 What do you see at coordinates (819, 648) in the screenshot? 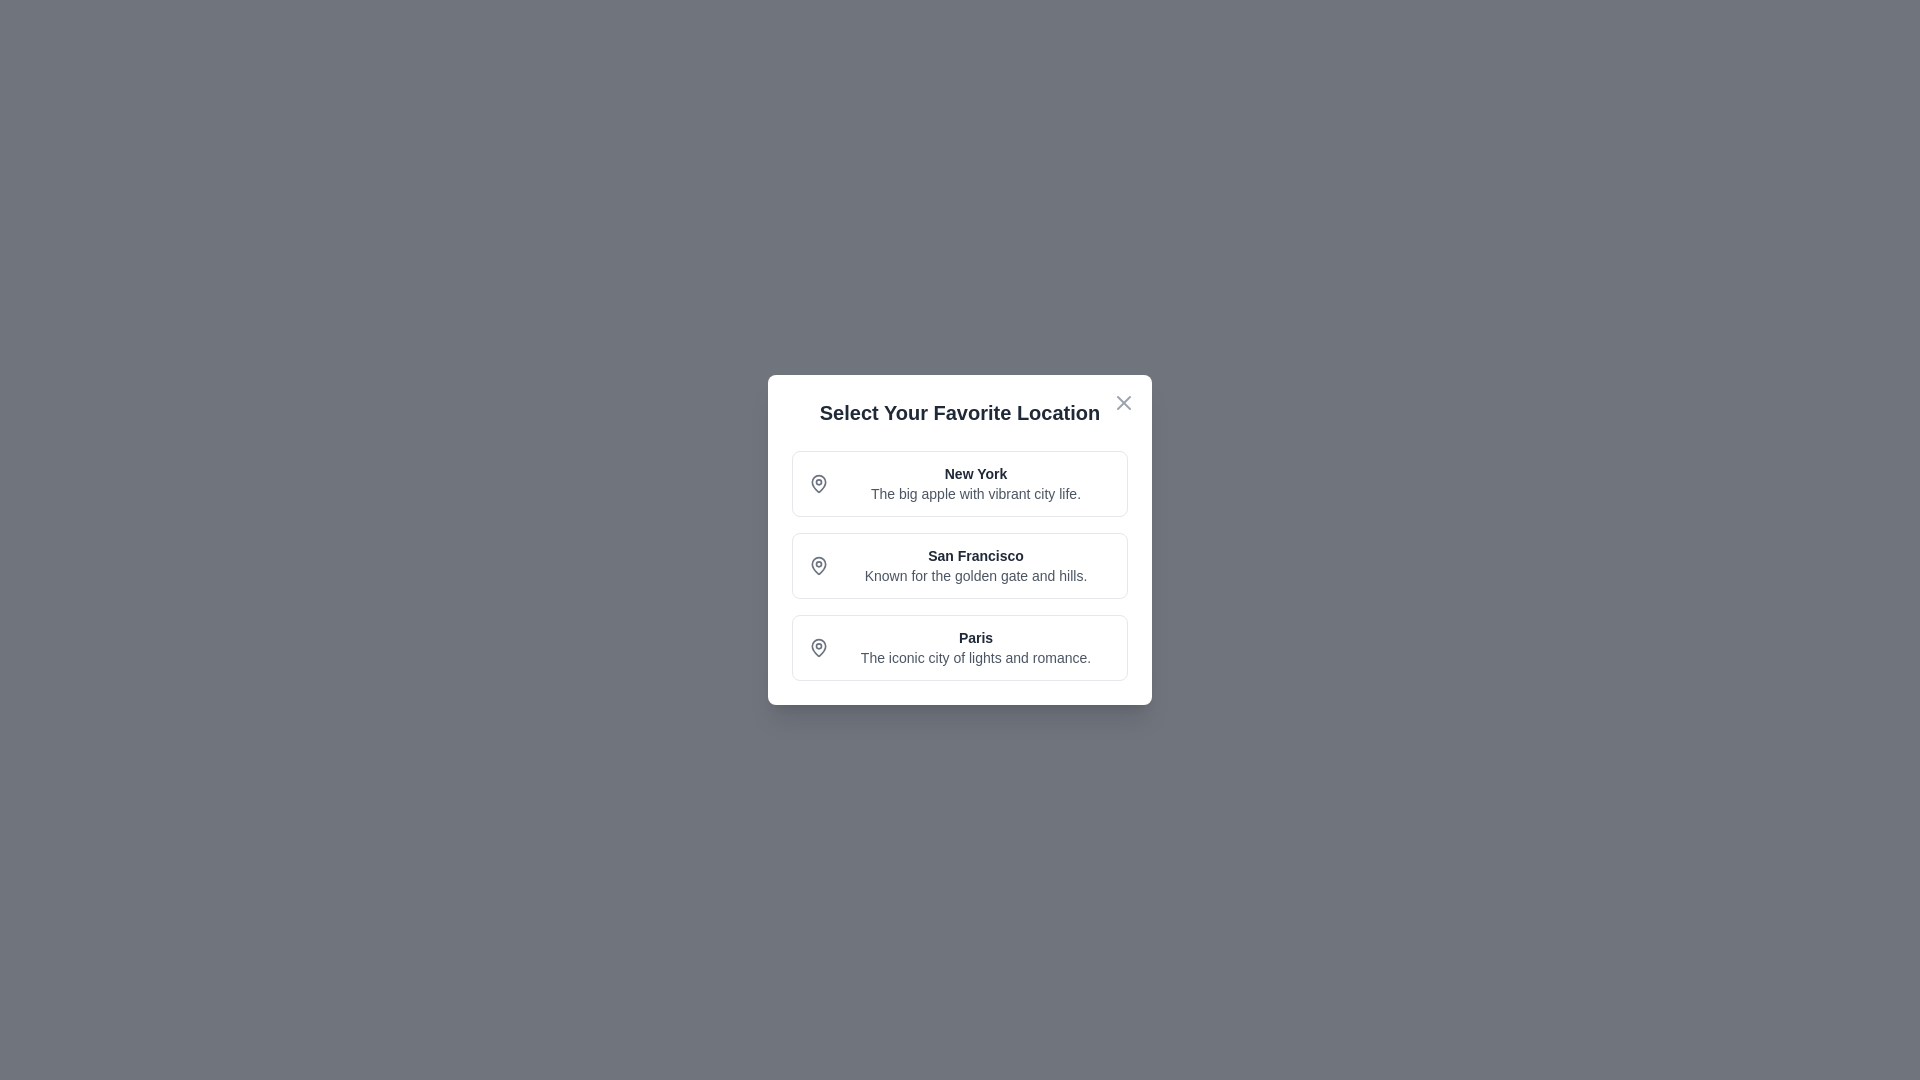
I see `the icon of the Paris card to inspect it` at bounding box center [819, 648].